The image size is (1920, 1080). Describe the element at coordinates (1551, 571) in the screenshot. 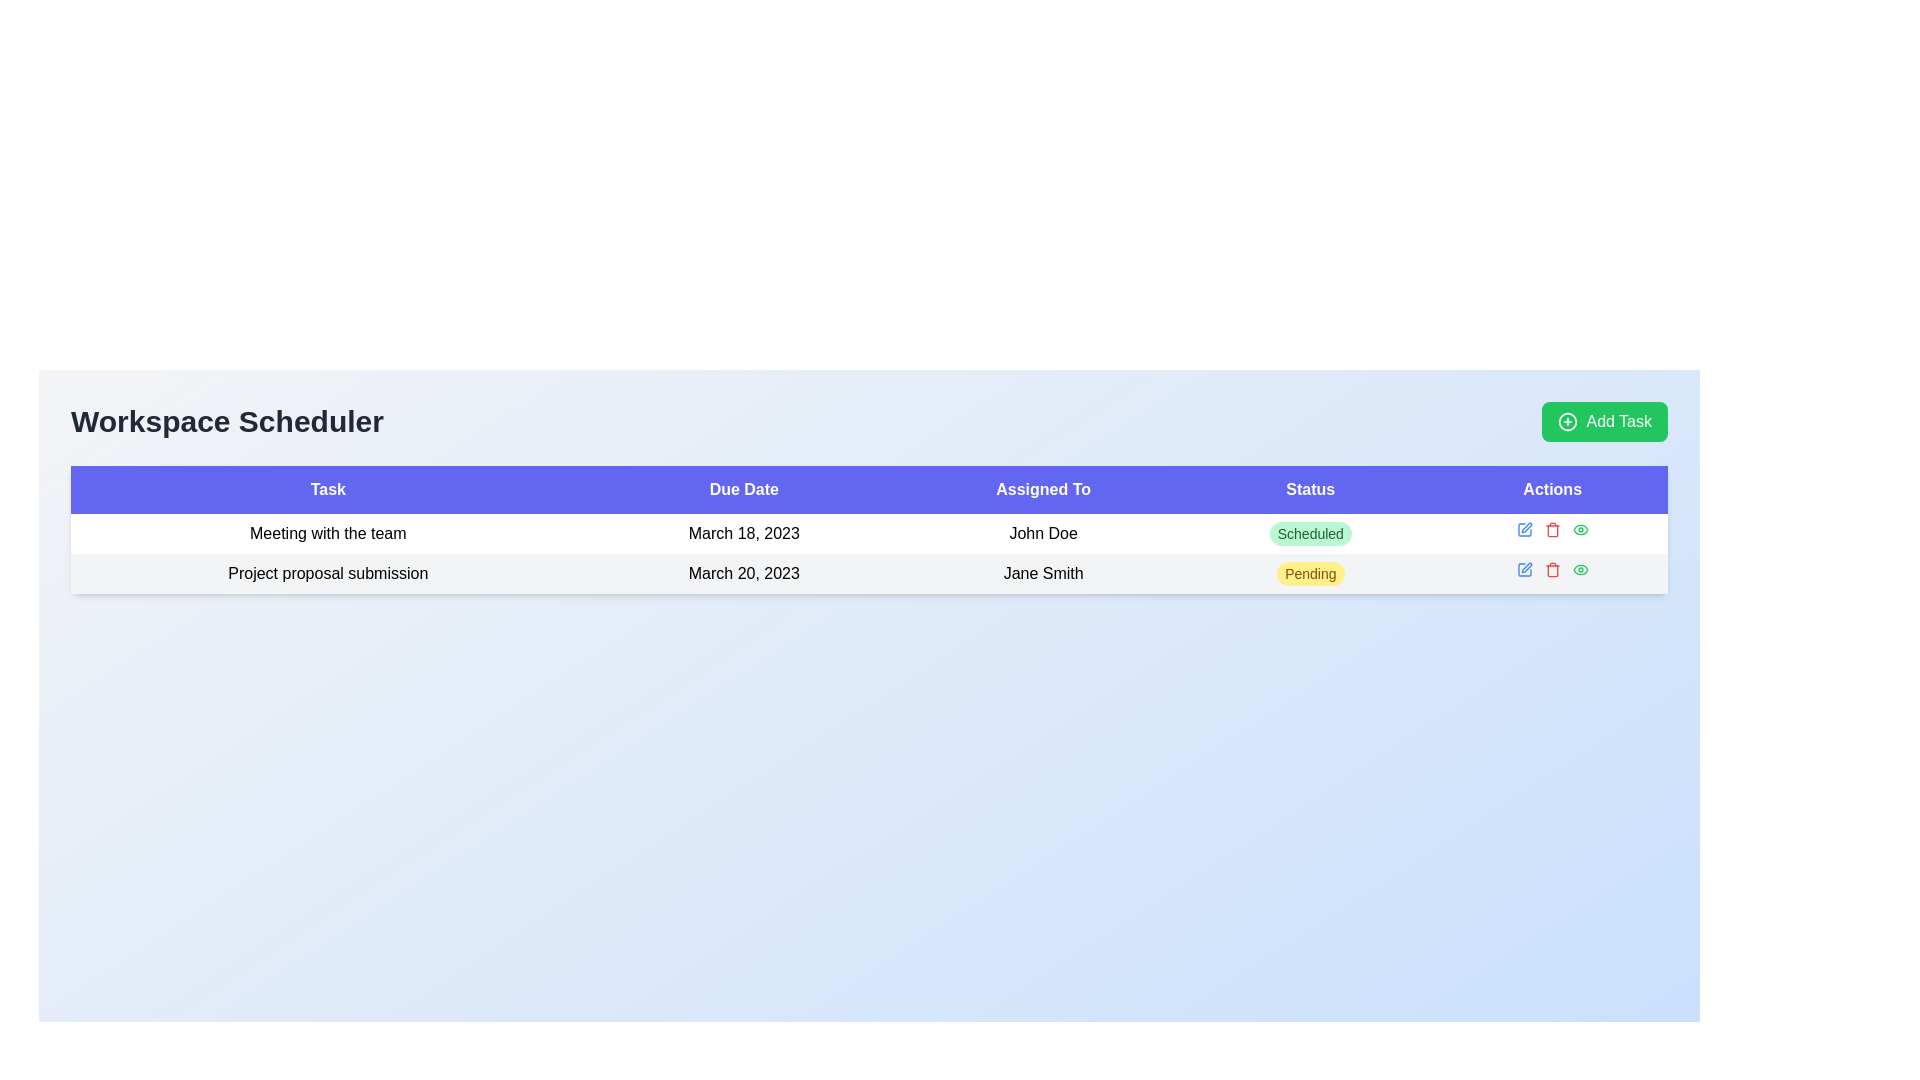

I see `the delete icon button in the 'Actions' column of the table for the second row labeled 'Project proposal submission'` at that location.